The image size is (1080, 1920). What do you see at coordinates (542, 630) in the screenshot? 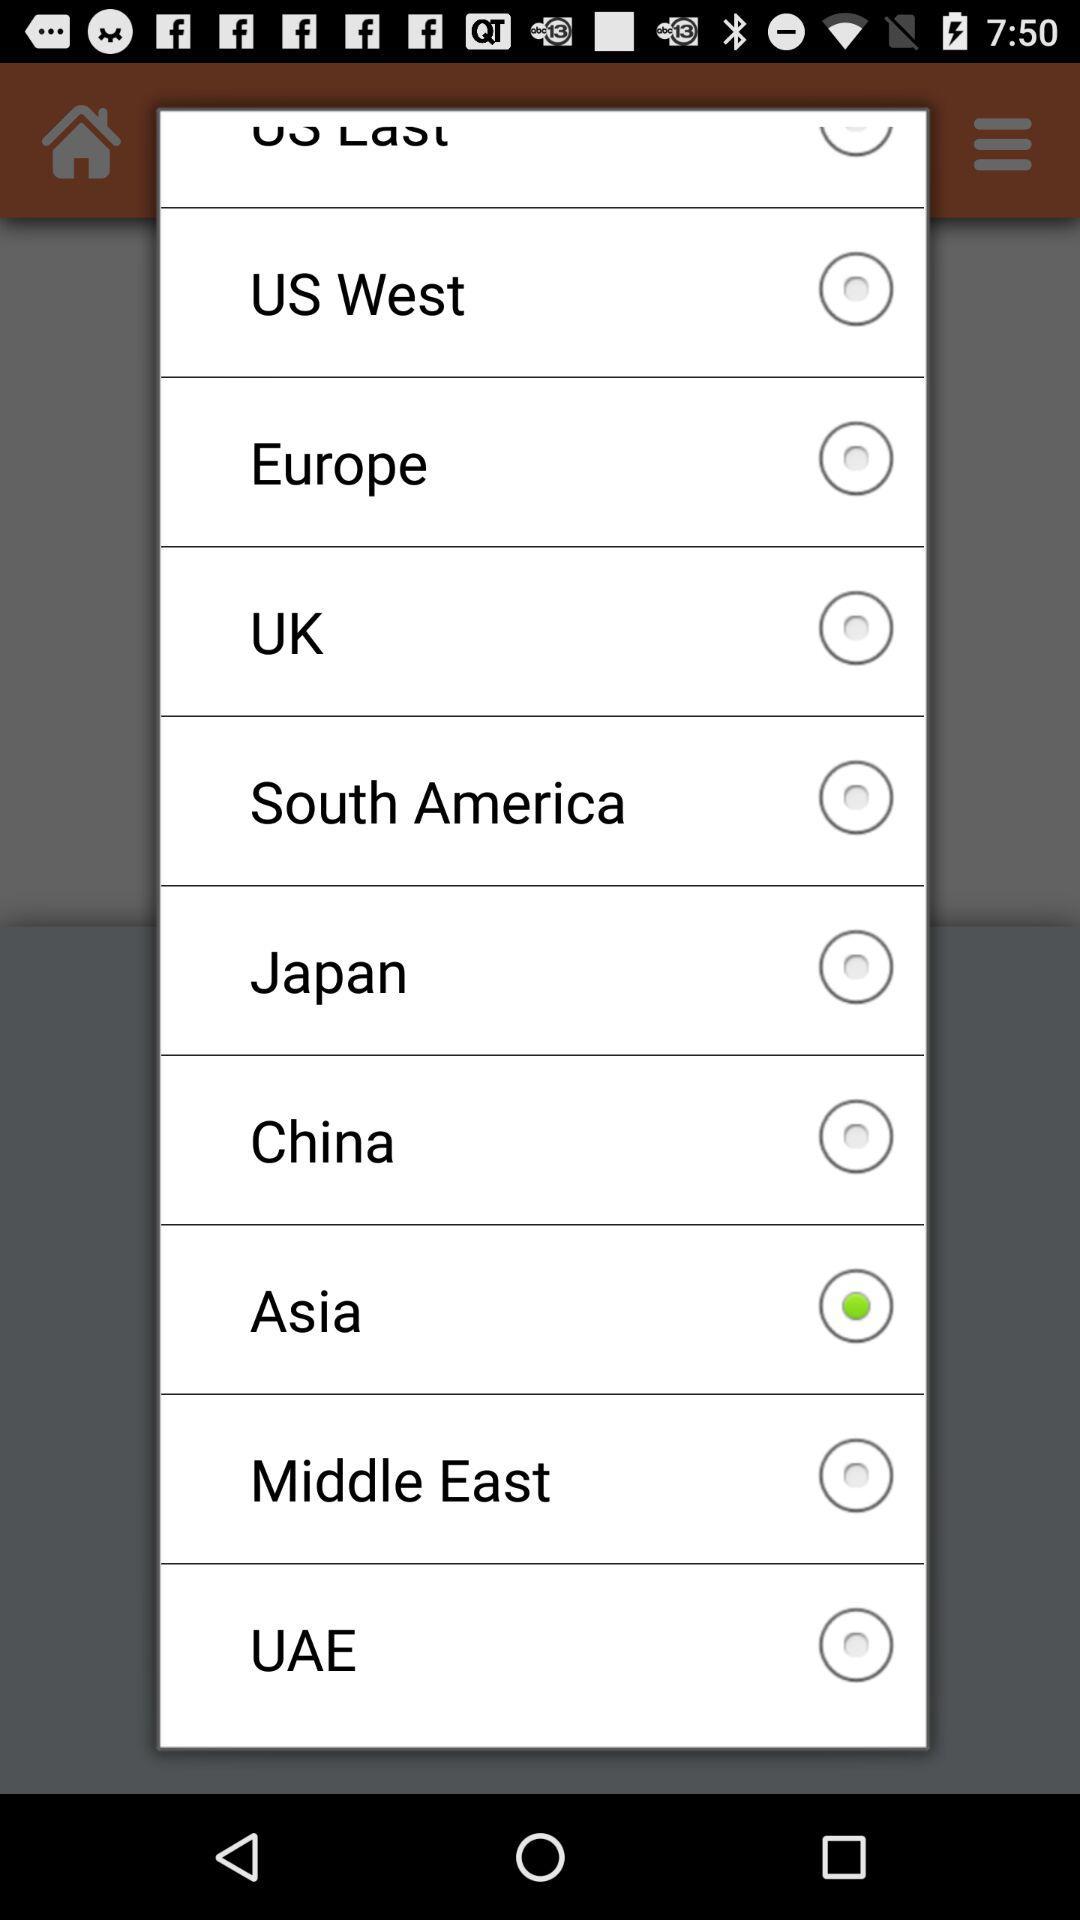
I see `item above the     south america checkbox` at bounding box center [542, 630].